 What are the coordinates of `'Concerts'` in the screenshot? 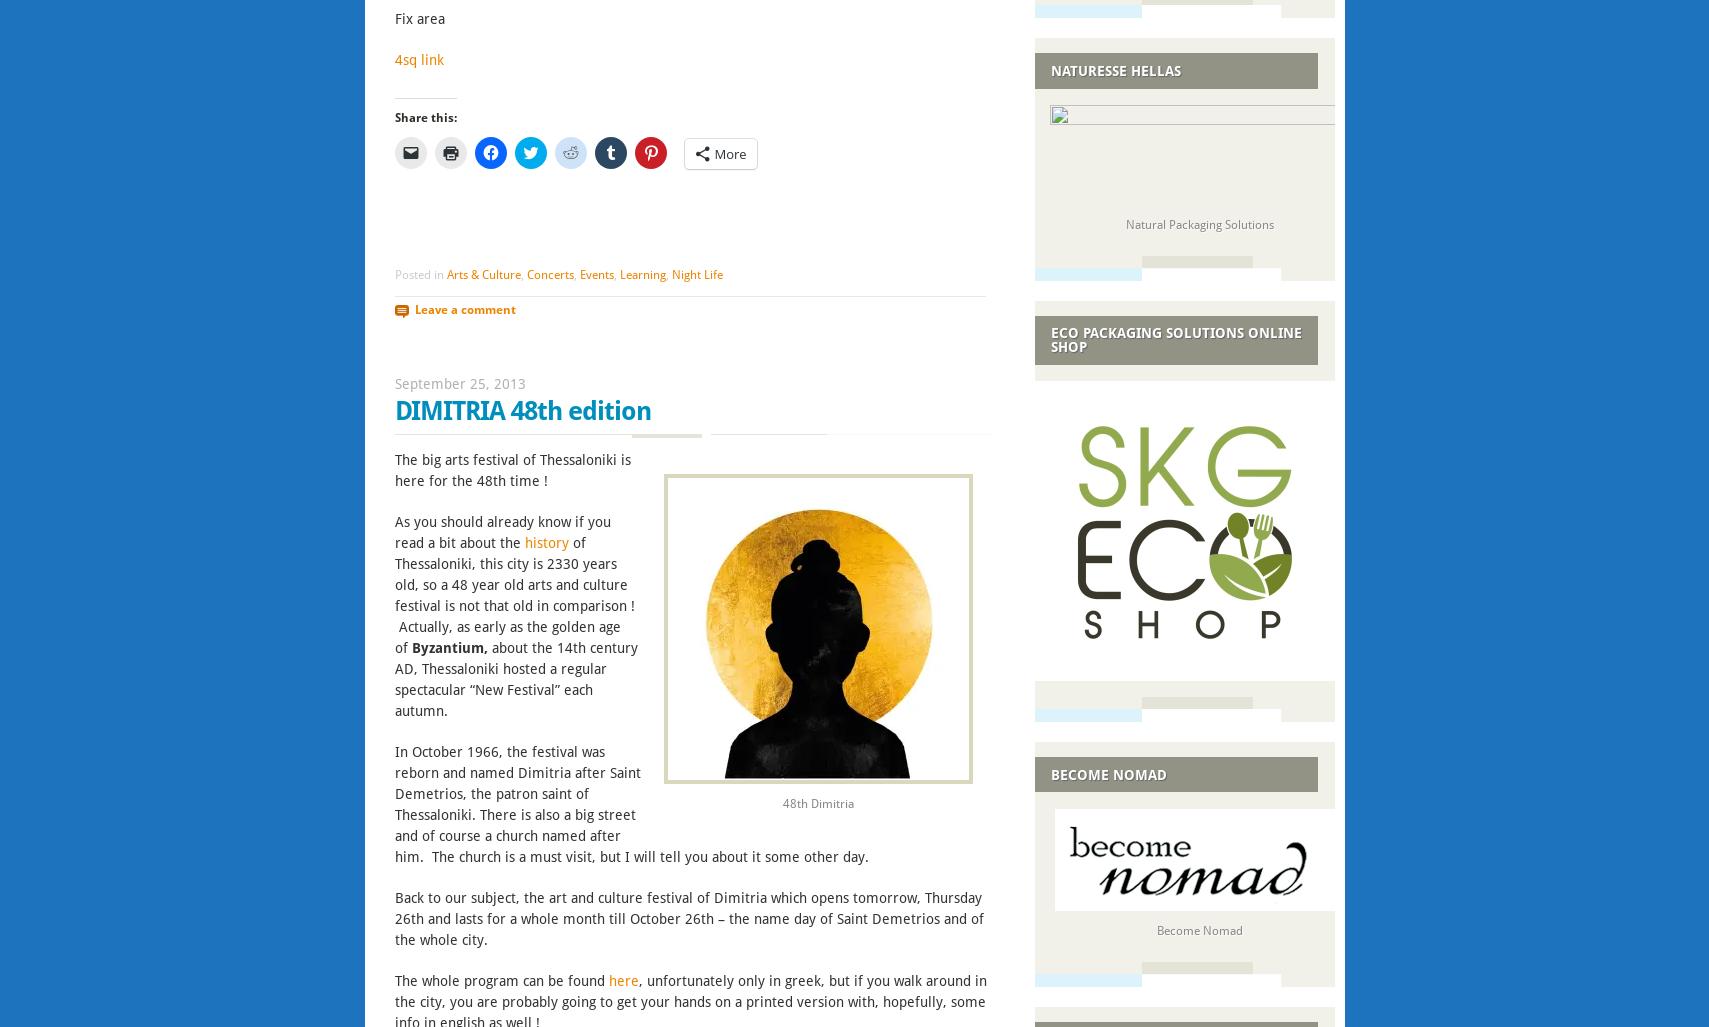 It's located at (548, 275).